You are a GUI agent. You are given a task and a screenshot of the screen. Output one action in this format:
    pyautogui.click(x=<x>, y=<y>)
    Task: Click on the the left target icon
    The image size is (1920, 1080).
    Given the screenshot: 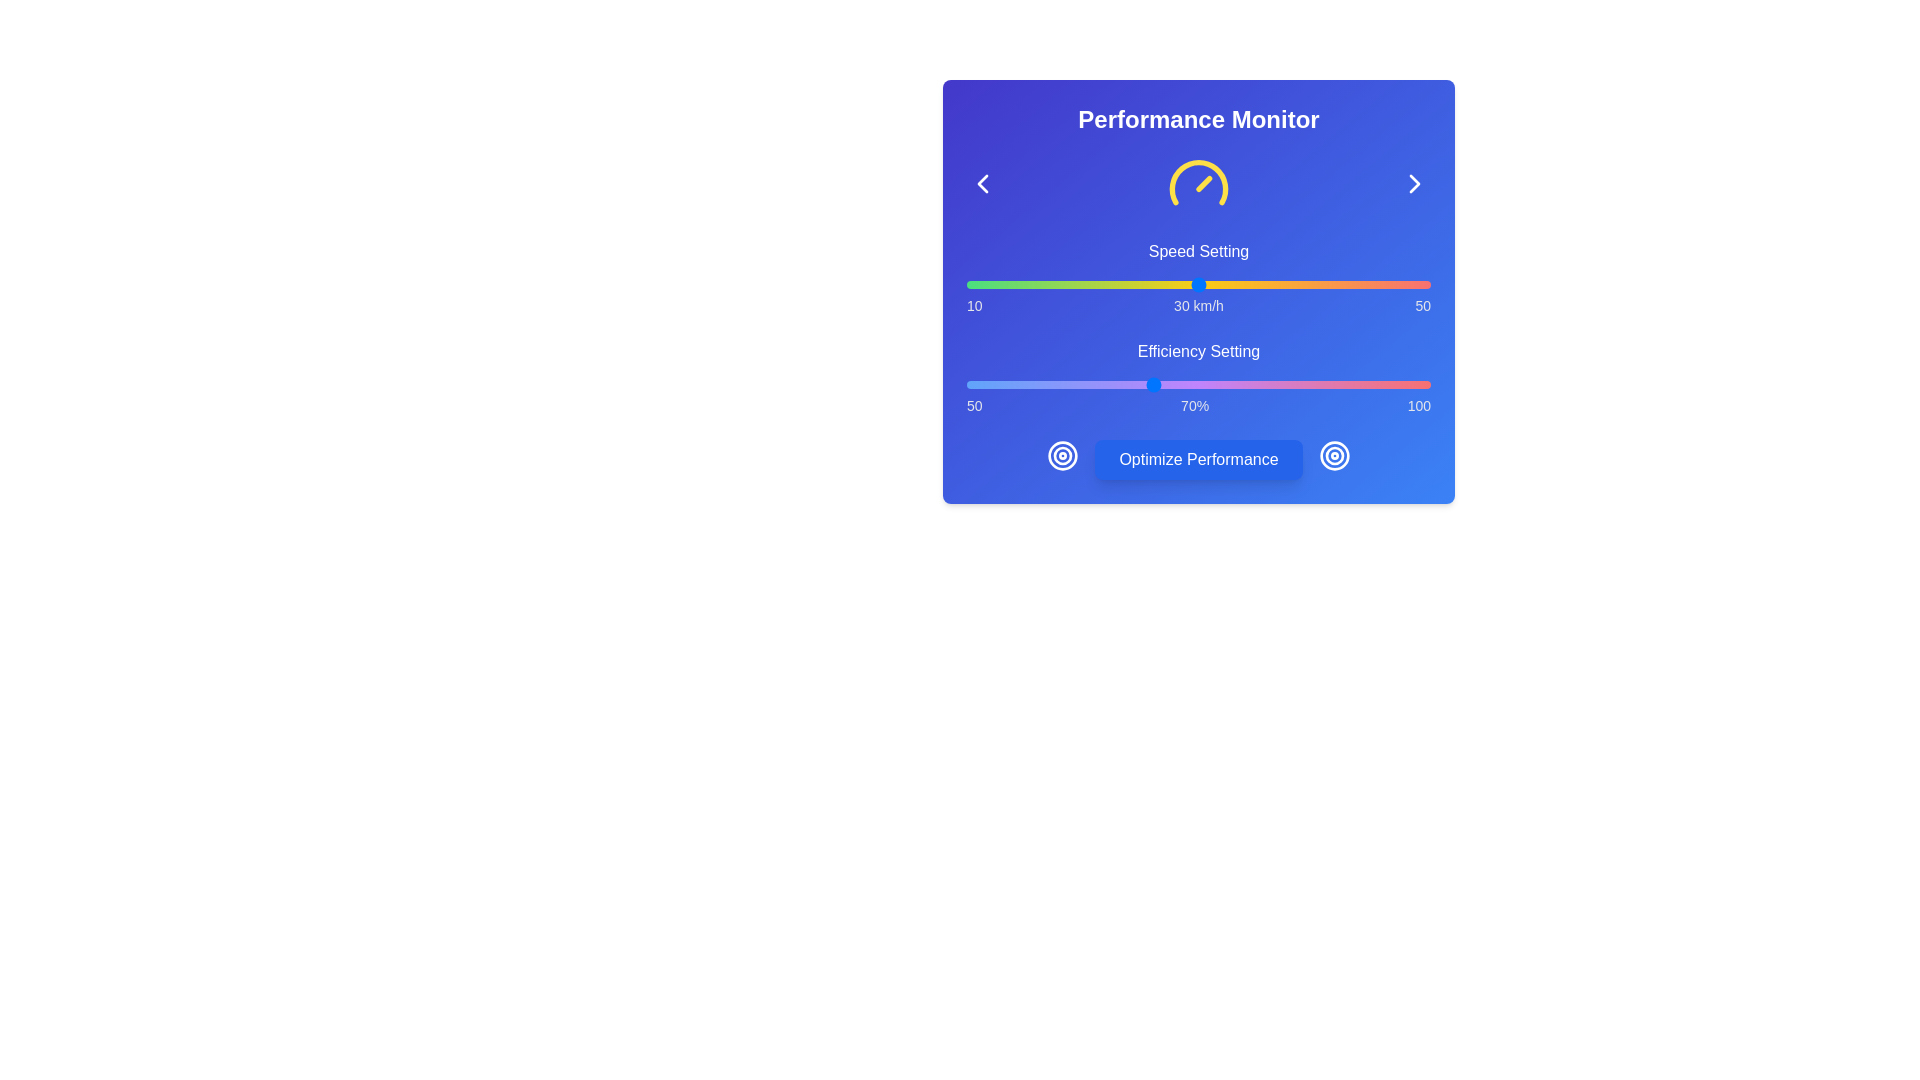 What is the action you would take?
    pyautogui.click(x=1061, y=455)
    